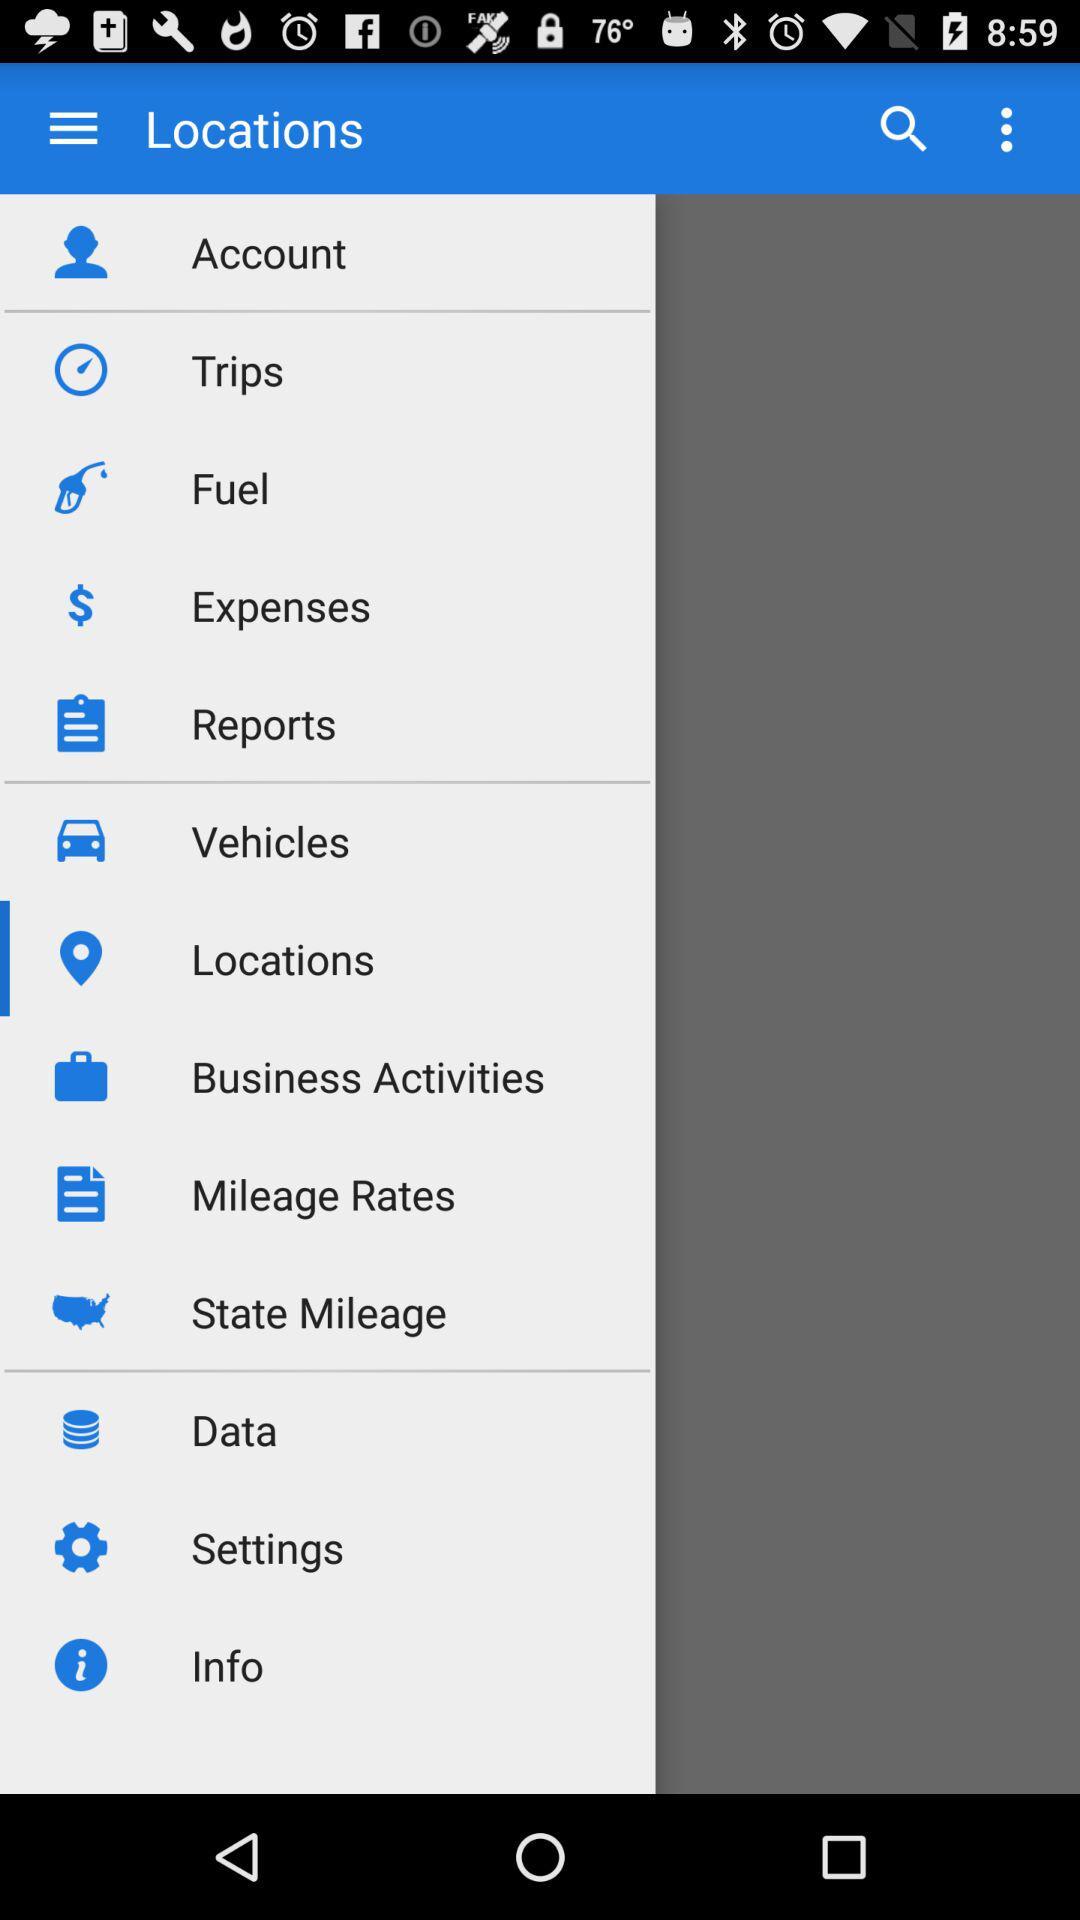 This screenshot has width=1080, height=1920. Describe the element at coordinates (72, 136) in the screenshot. I see `the menu icon` at that location.